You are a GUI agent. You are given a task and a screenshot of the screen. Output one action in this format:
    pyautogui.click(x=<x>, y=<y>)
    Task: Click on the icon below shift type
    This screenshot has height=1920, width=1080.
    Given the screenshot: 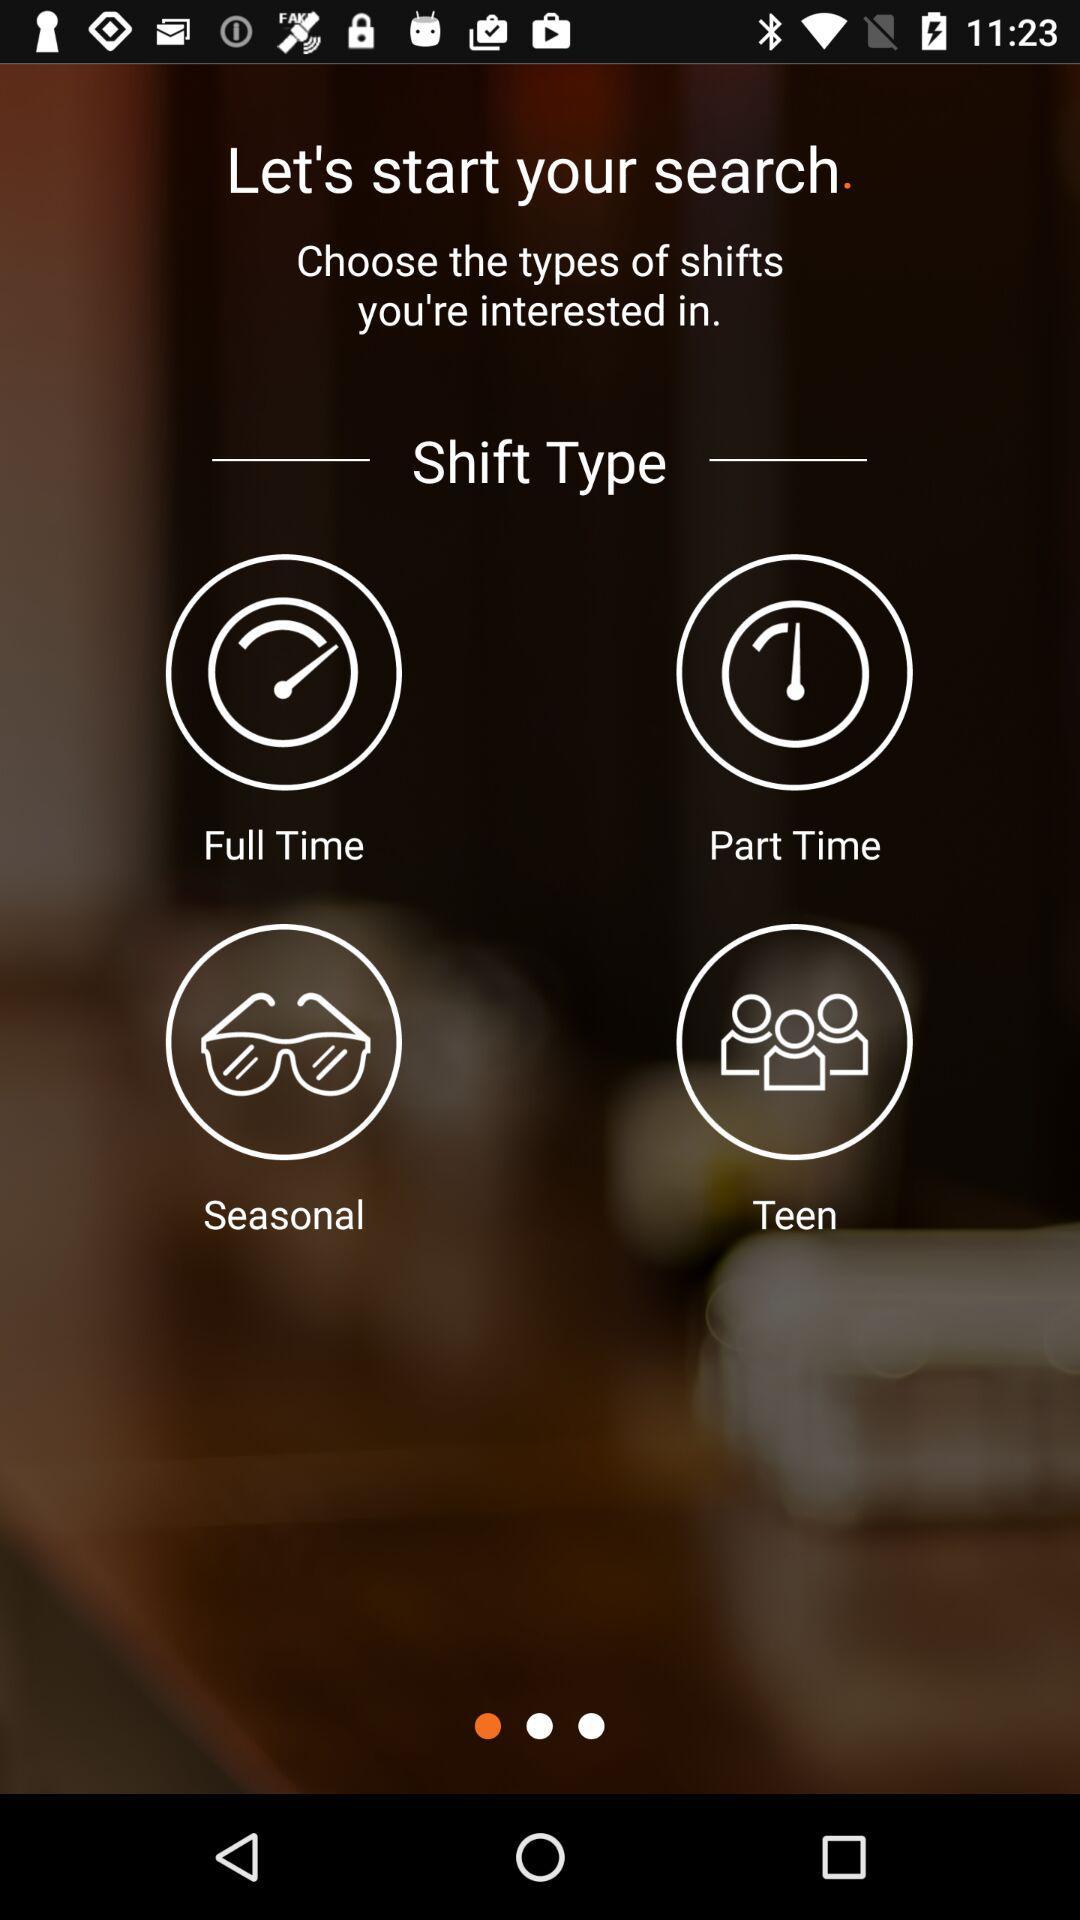 What is the action you would take?
    pyautogui.click(x=487, y=1725)
    